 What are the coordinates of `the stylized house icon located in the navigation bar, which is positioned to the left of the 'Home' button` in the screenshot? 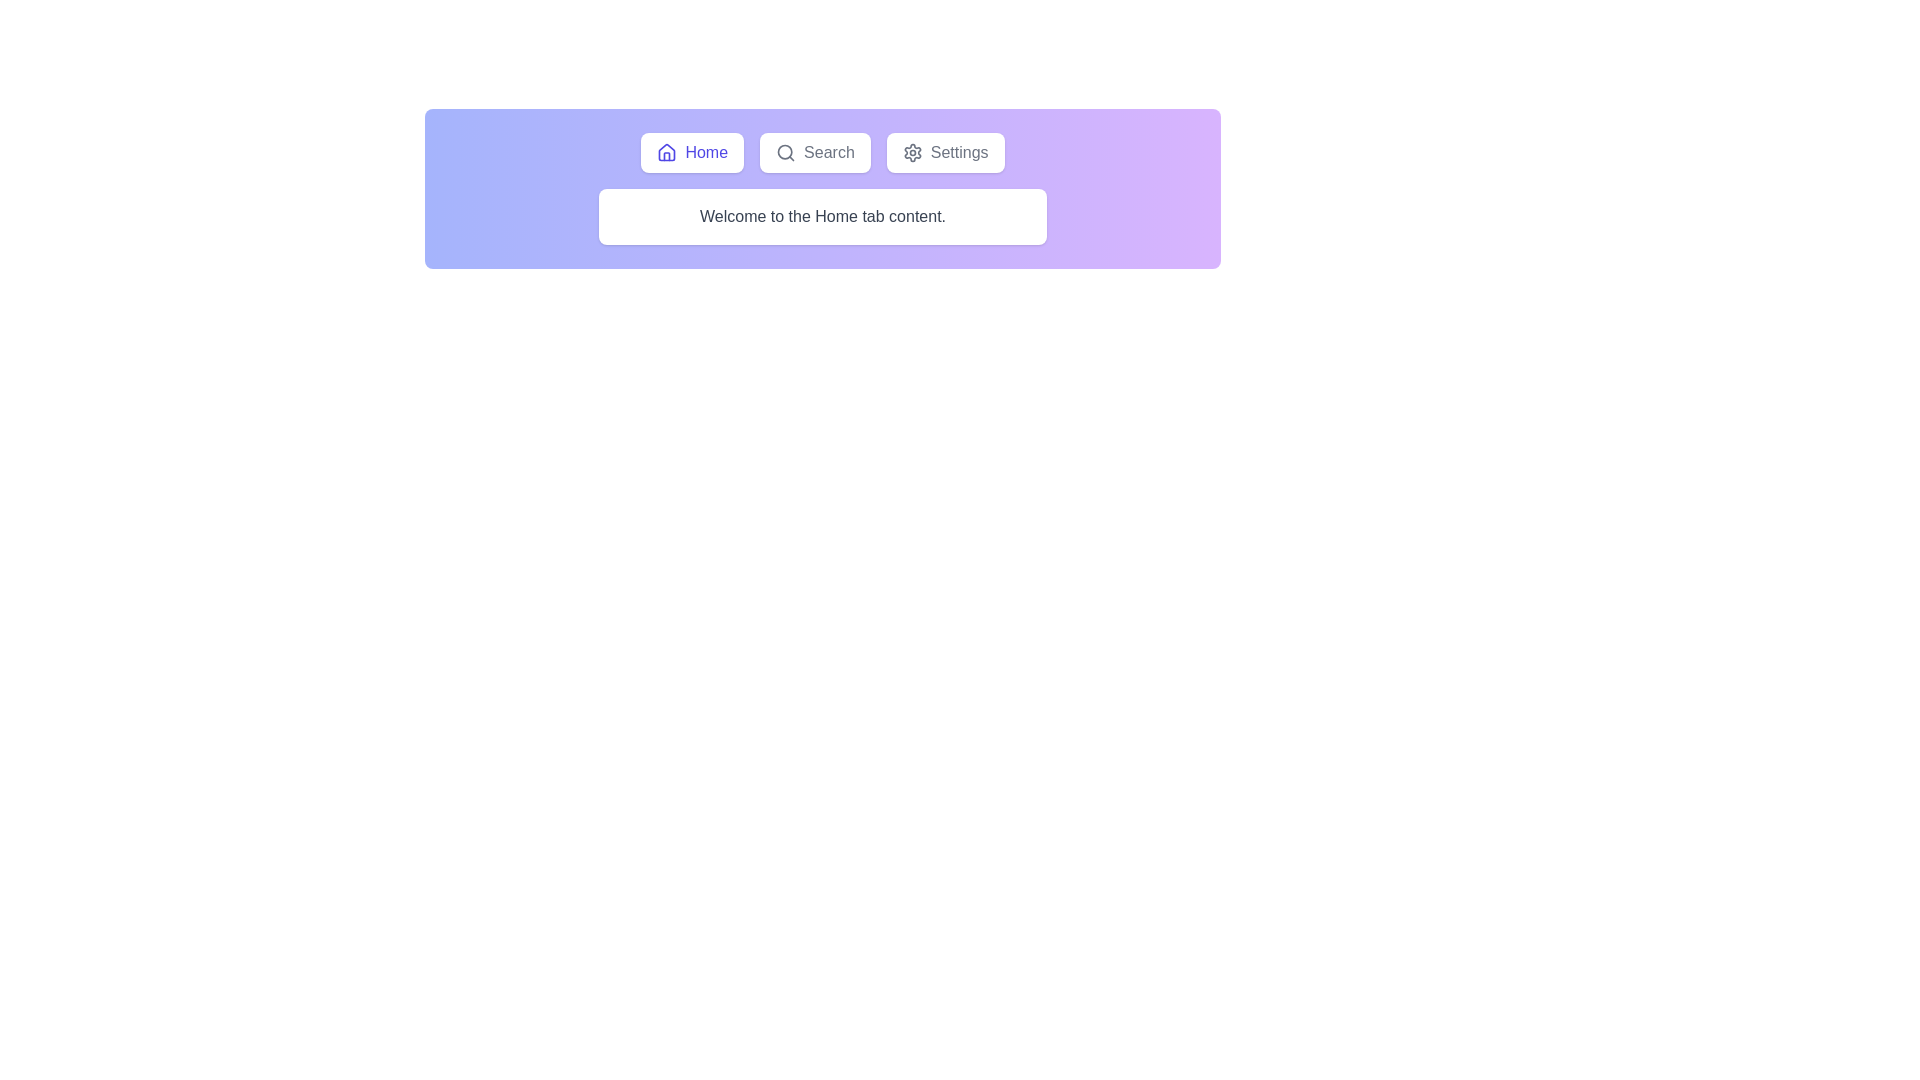 It's located at (667, 151).